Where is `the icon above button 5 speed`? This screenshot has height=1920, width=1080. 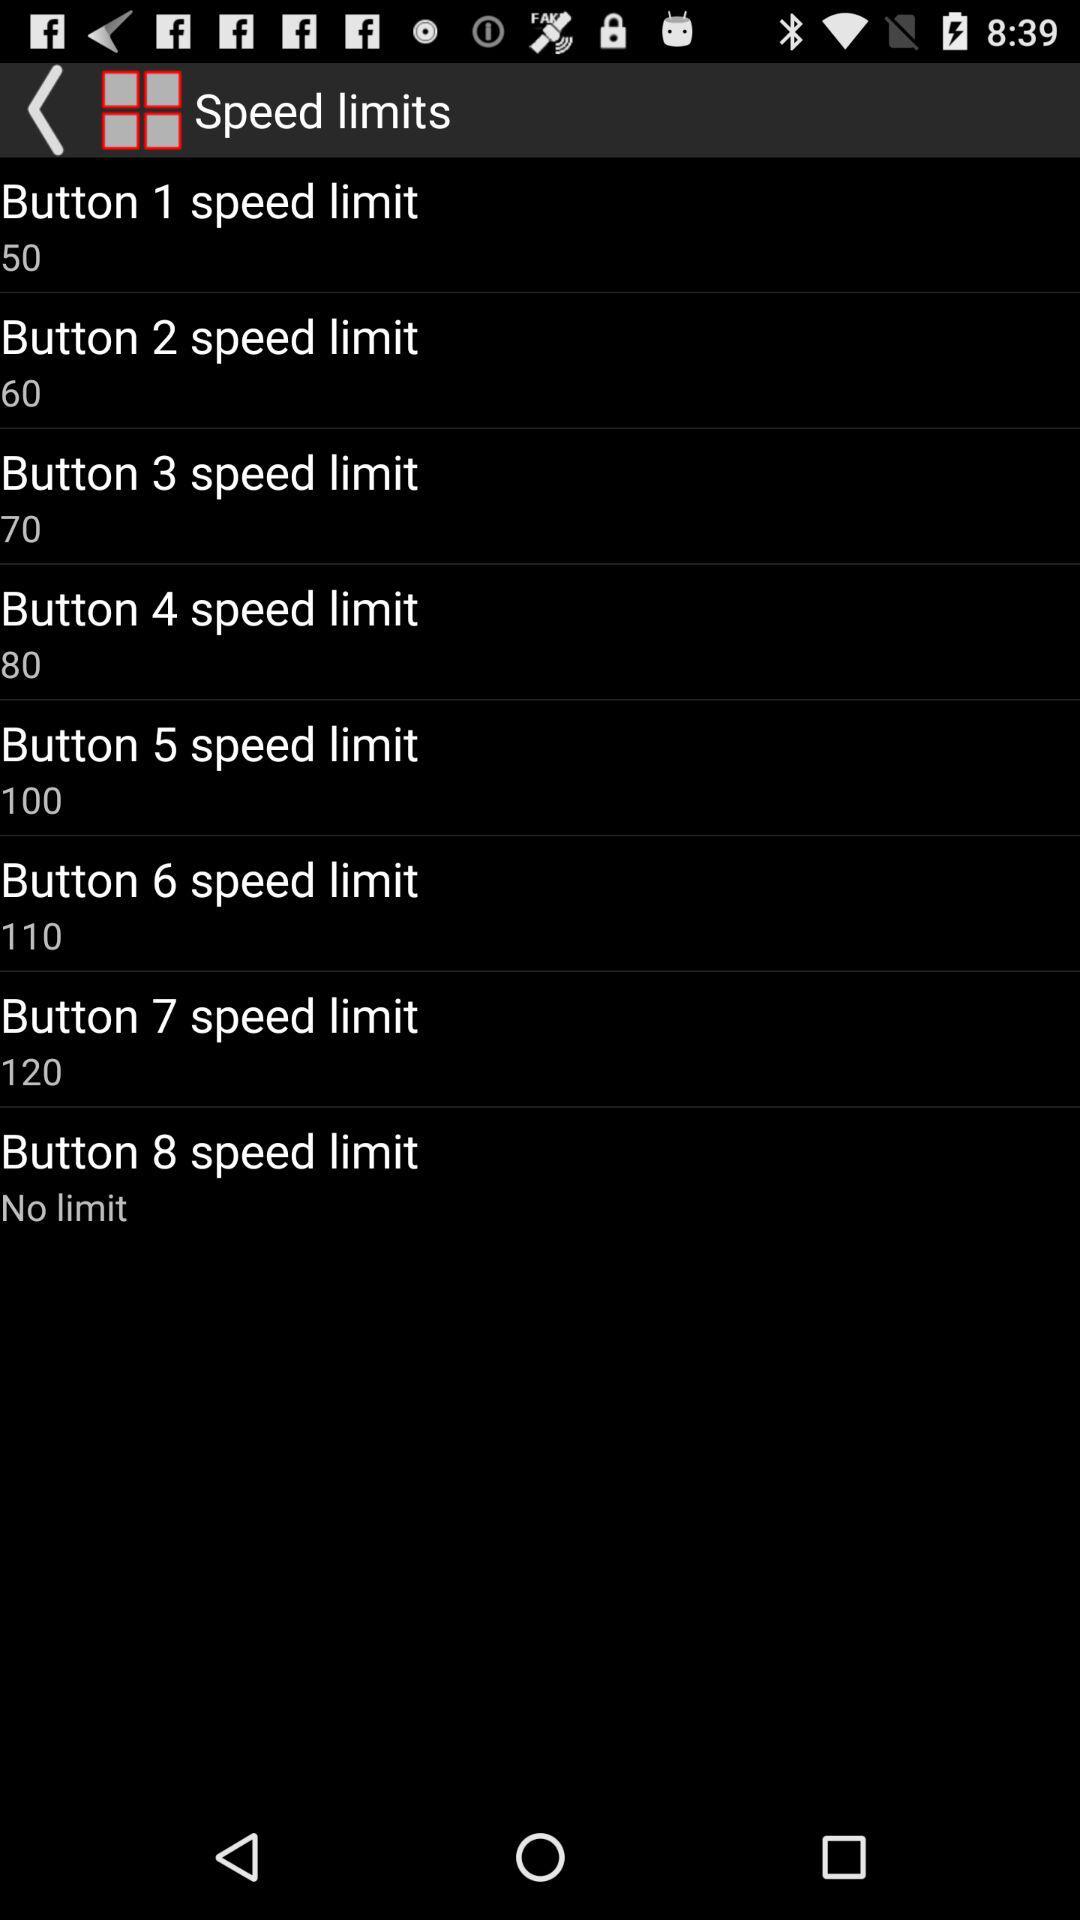
the icon above button 5 speed is located at coordinates (20, 663).